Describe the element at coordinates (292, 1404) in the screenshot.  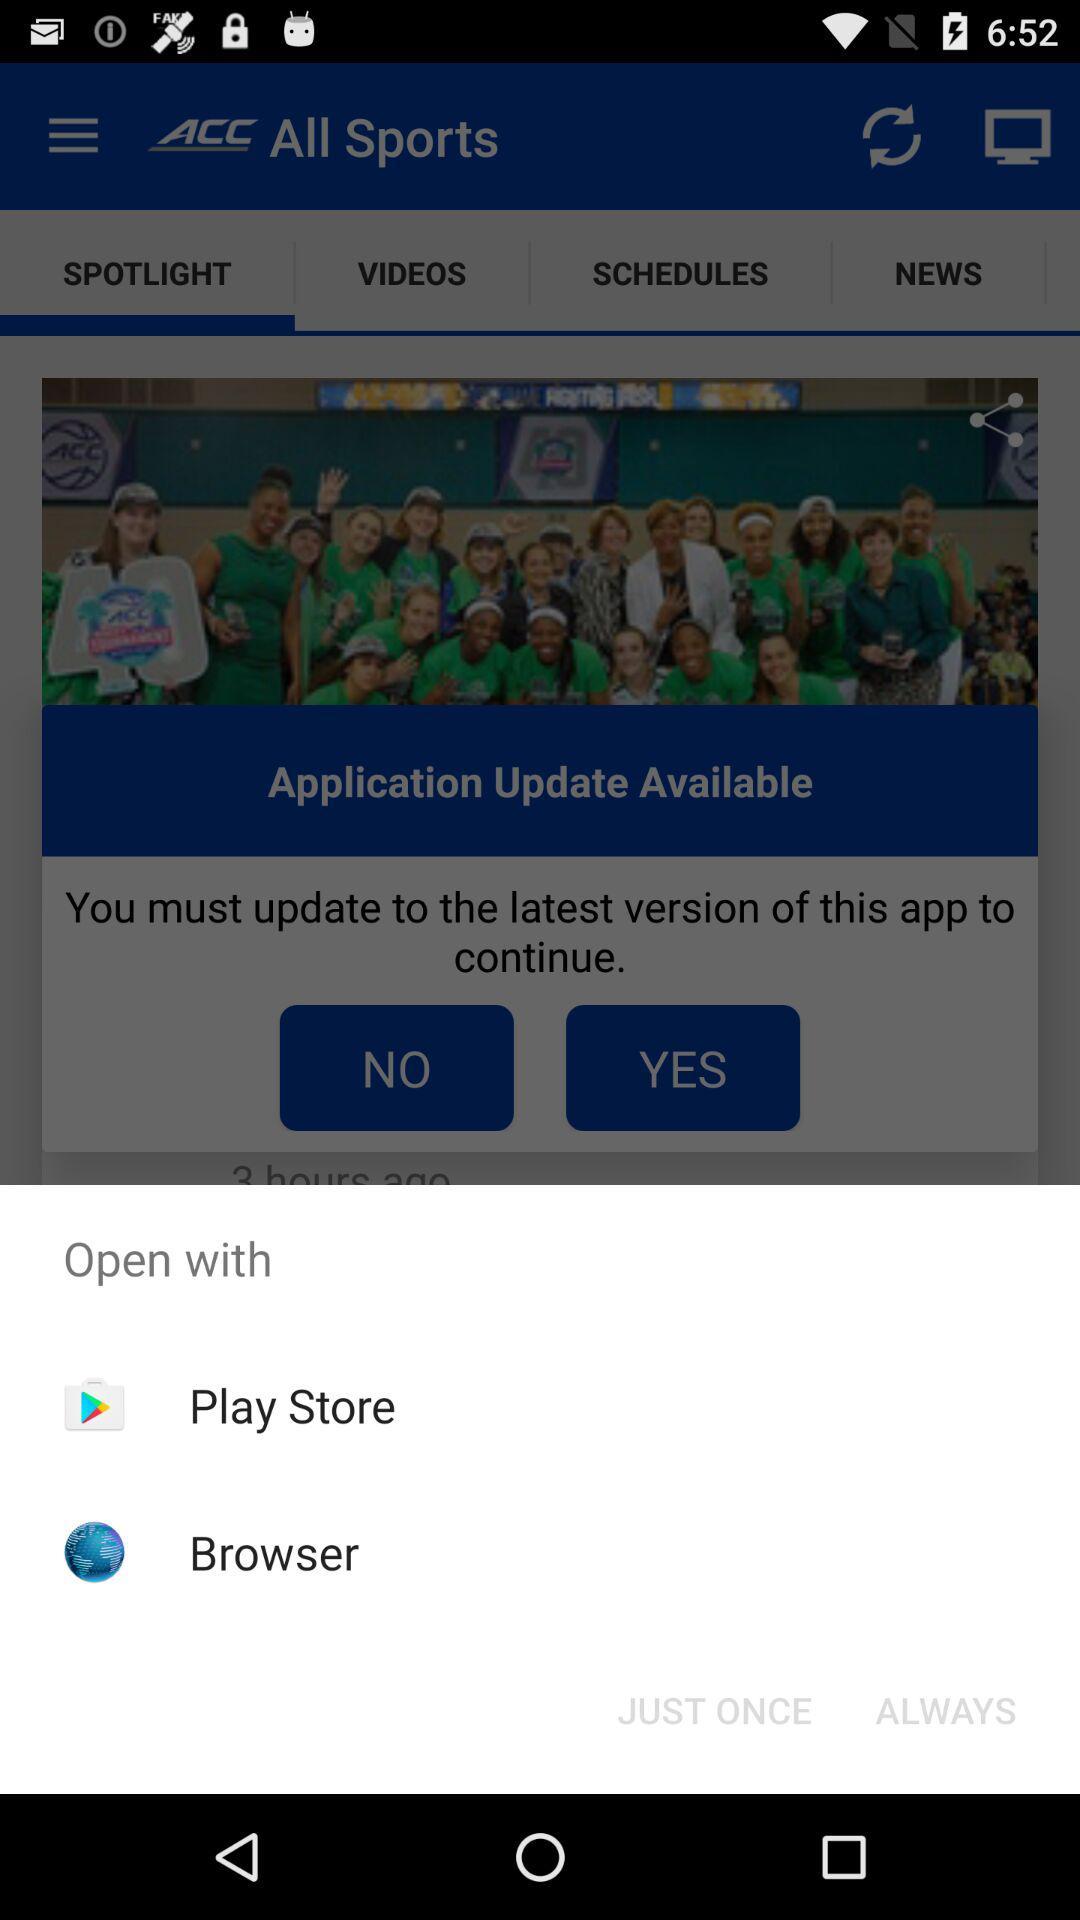
I see `play store` at that location.